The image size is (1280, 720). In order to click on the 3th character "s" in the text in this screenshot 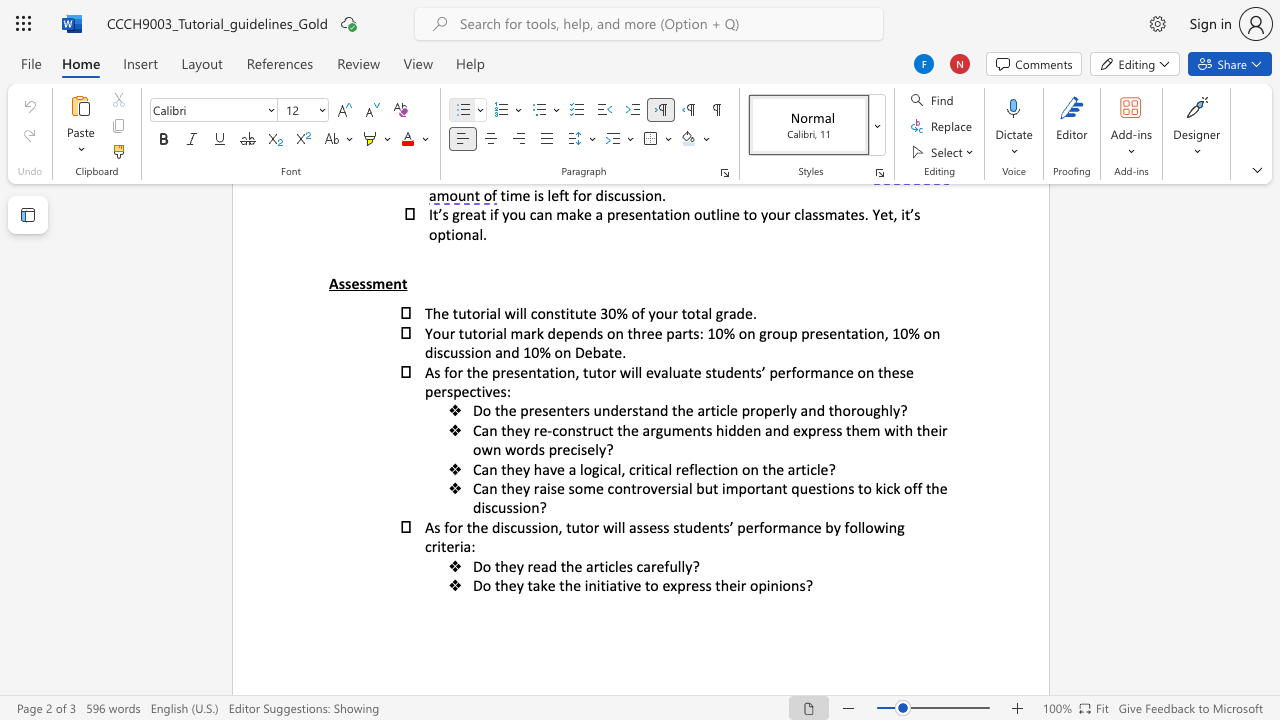, I will do `click(802, 585)`.